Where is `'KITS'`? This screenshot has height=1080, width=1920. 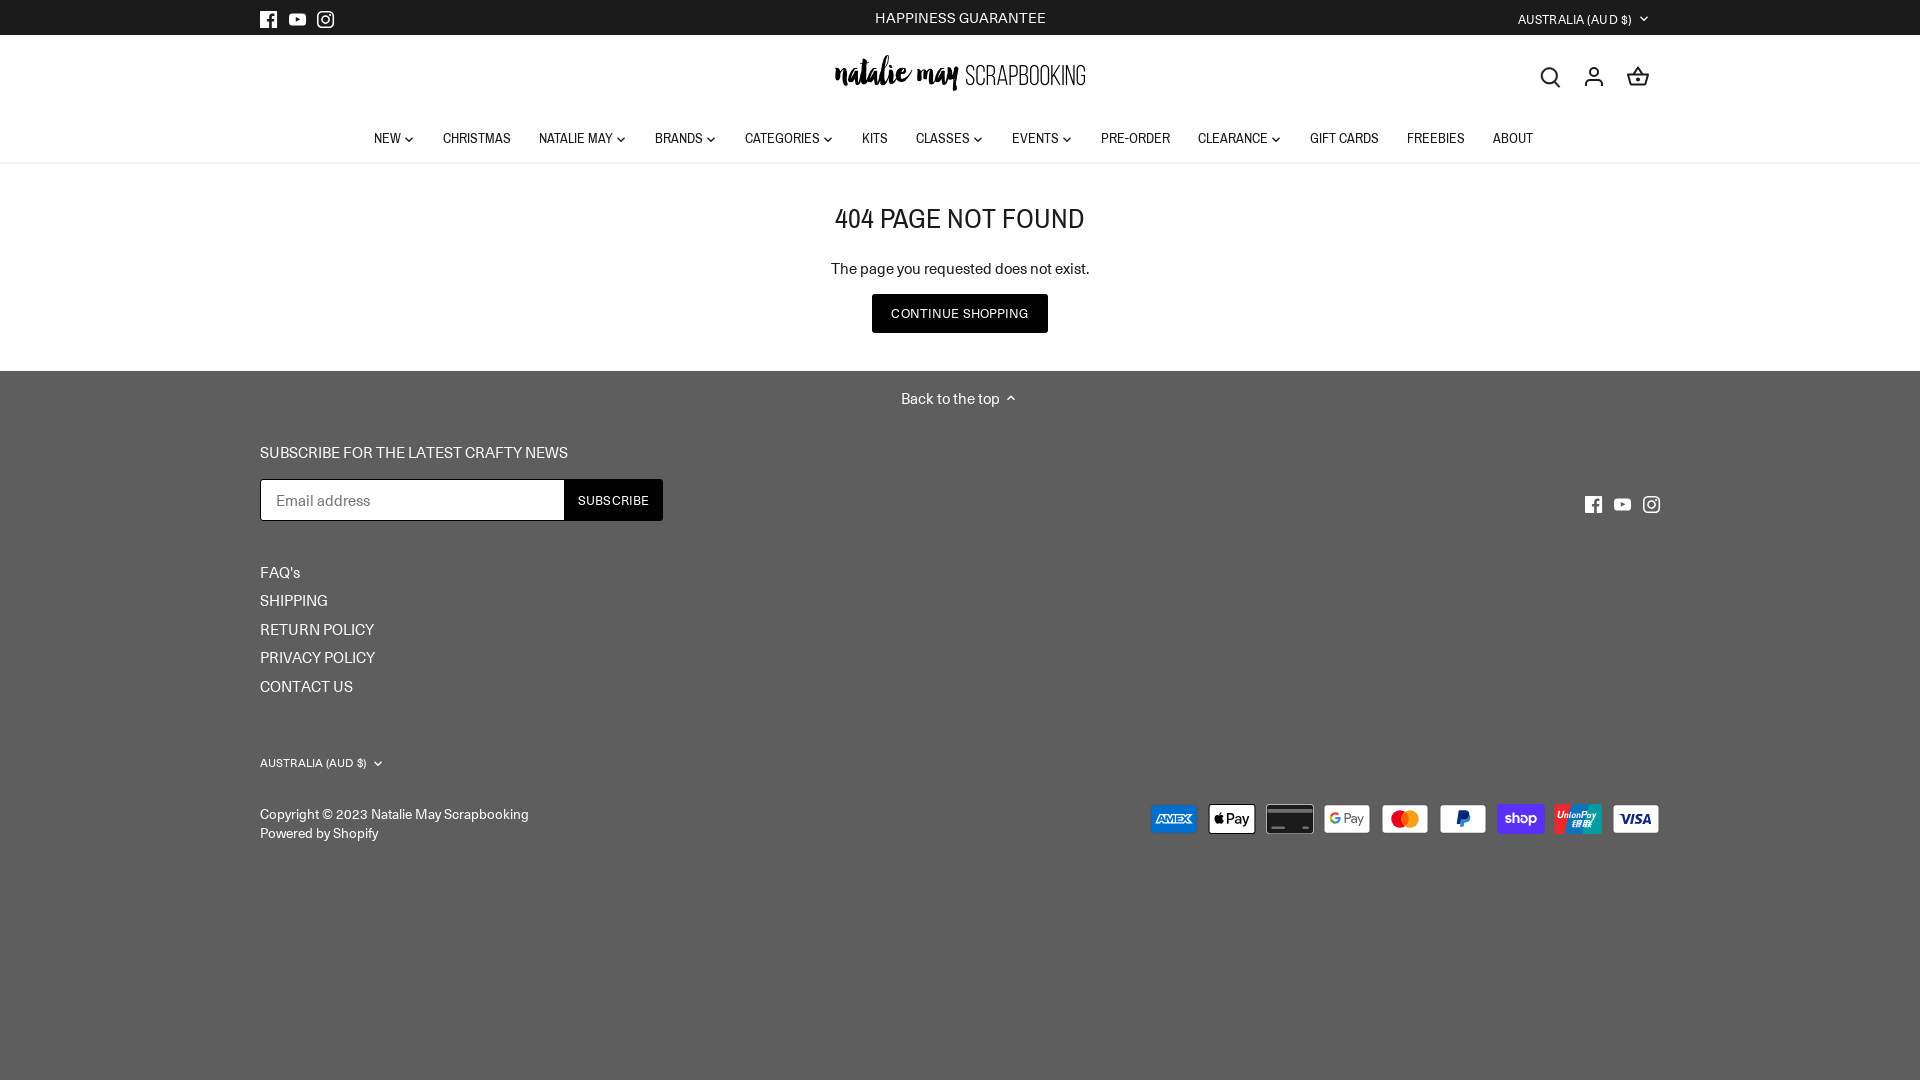
'KITS' is located at coordinates (848, 137).